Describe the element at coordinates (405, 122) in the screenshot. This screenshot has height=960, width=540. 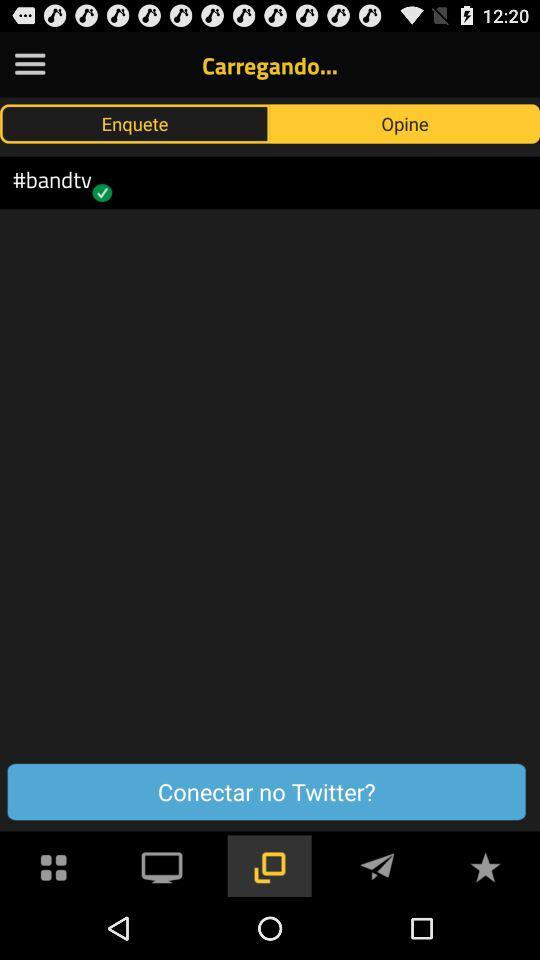
I see `the button above the conectar no twitter?` at that location.